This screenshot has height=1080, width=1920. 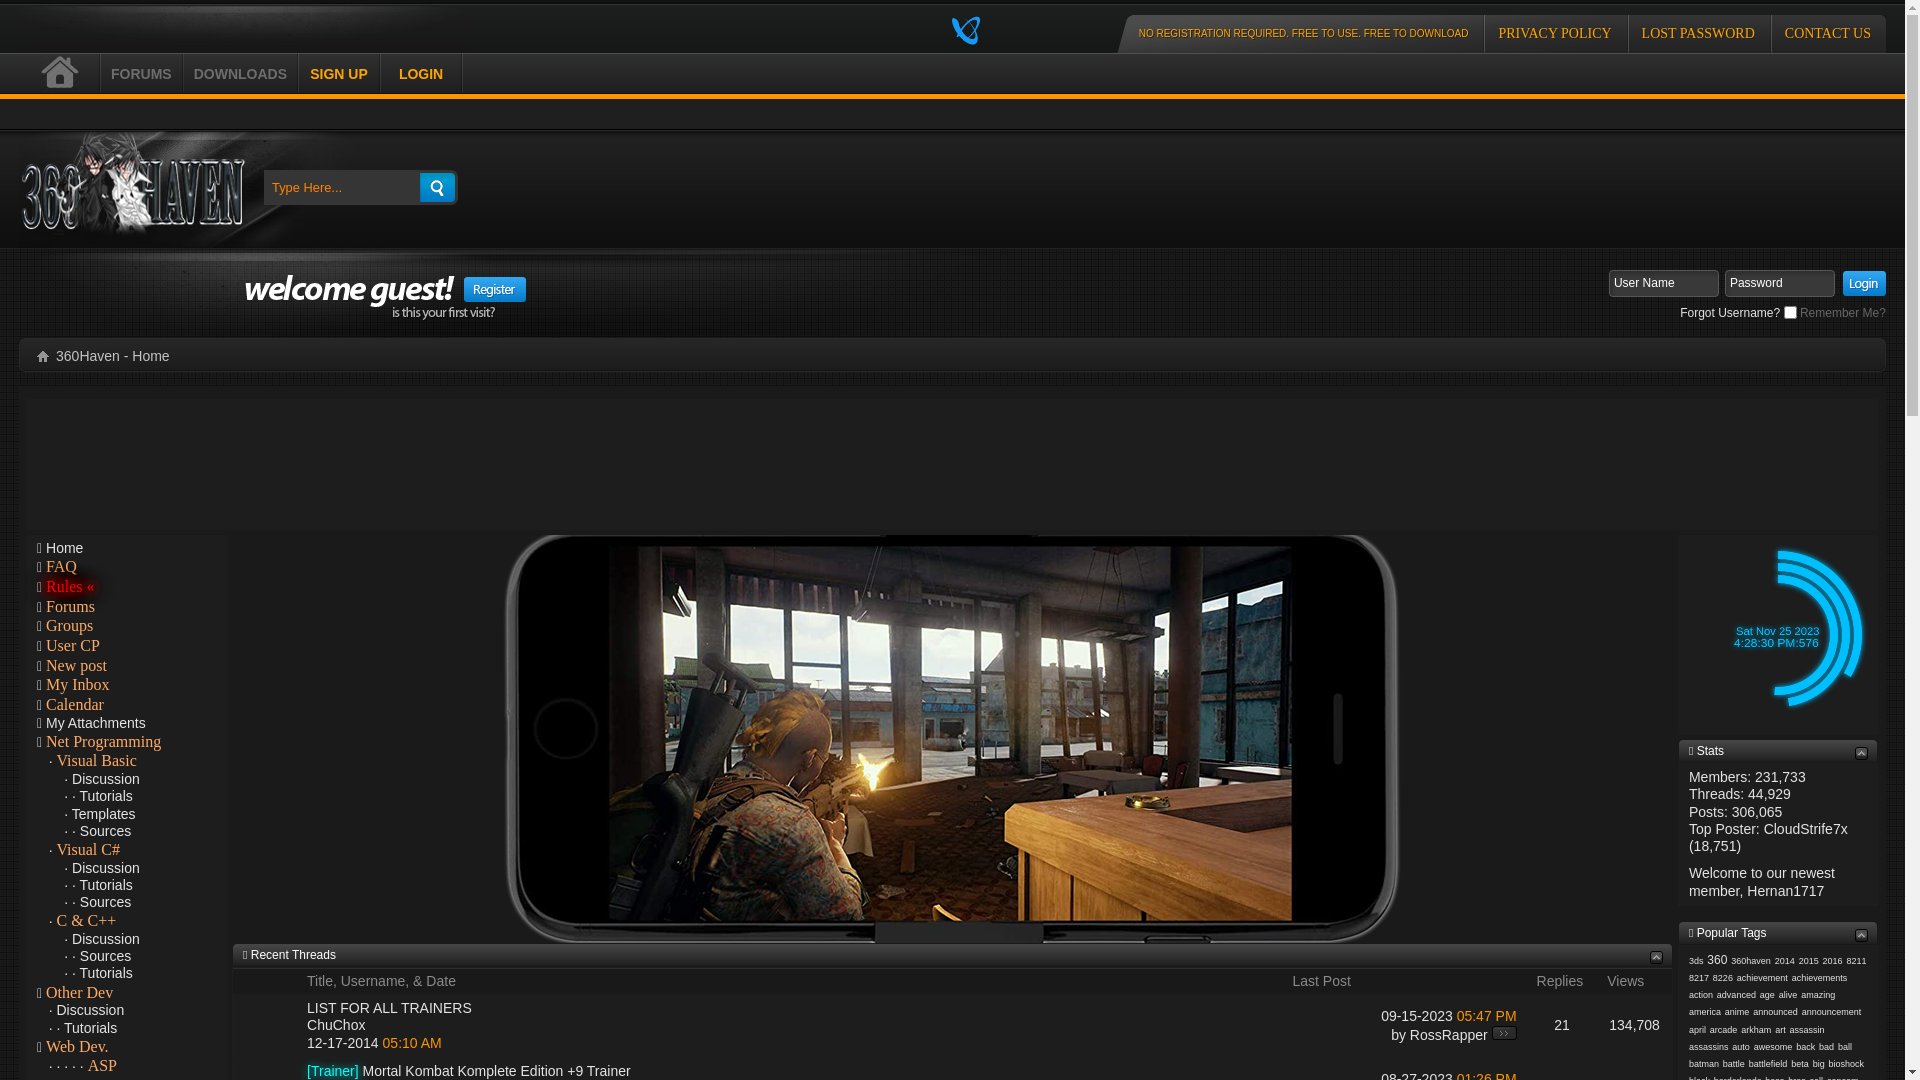 I want to click on 'LIST FOR ALL TRAINERS', so click(x=389, y=1007).